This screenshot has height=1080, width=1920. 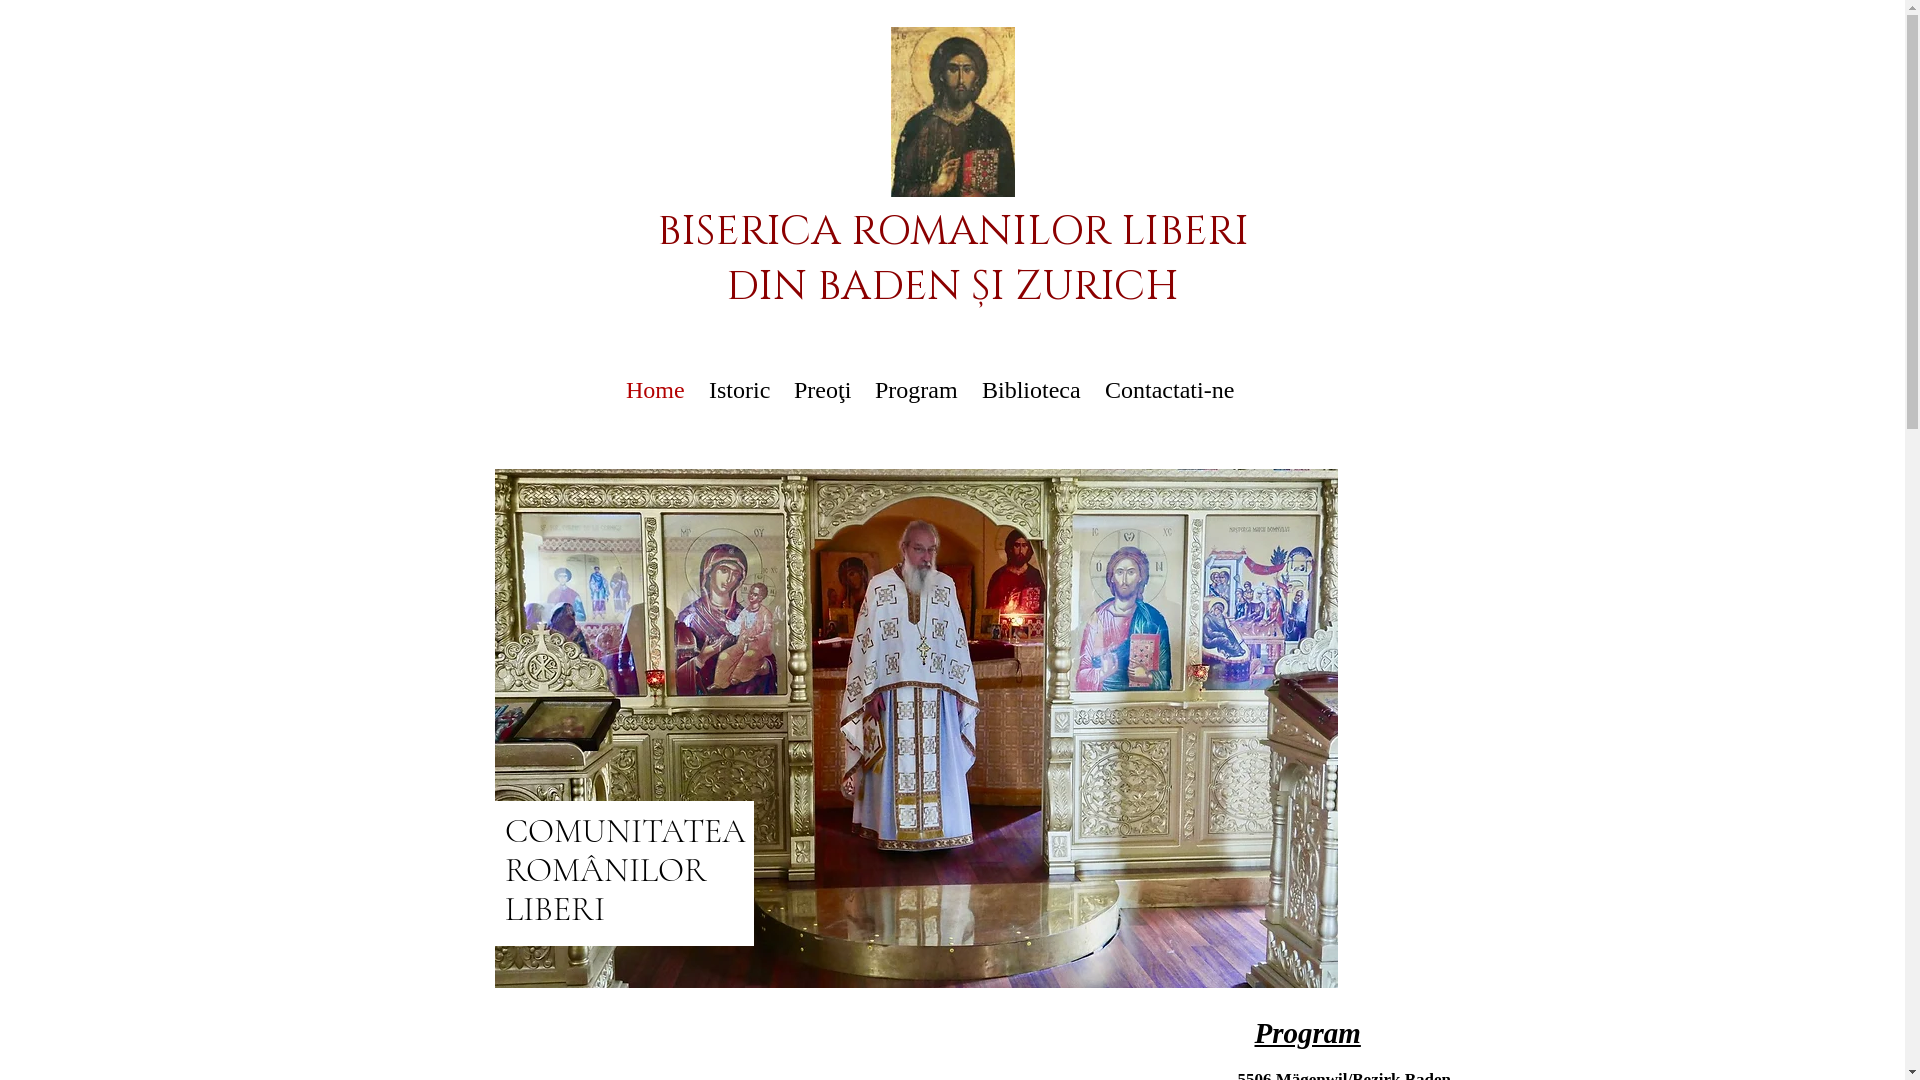 What do you see at coordinates (1031, 390) in the screenshot?
I see `'Biblioteca'` at bounding box center [1031, 390].